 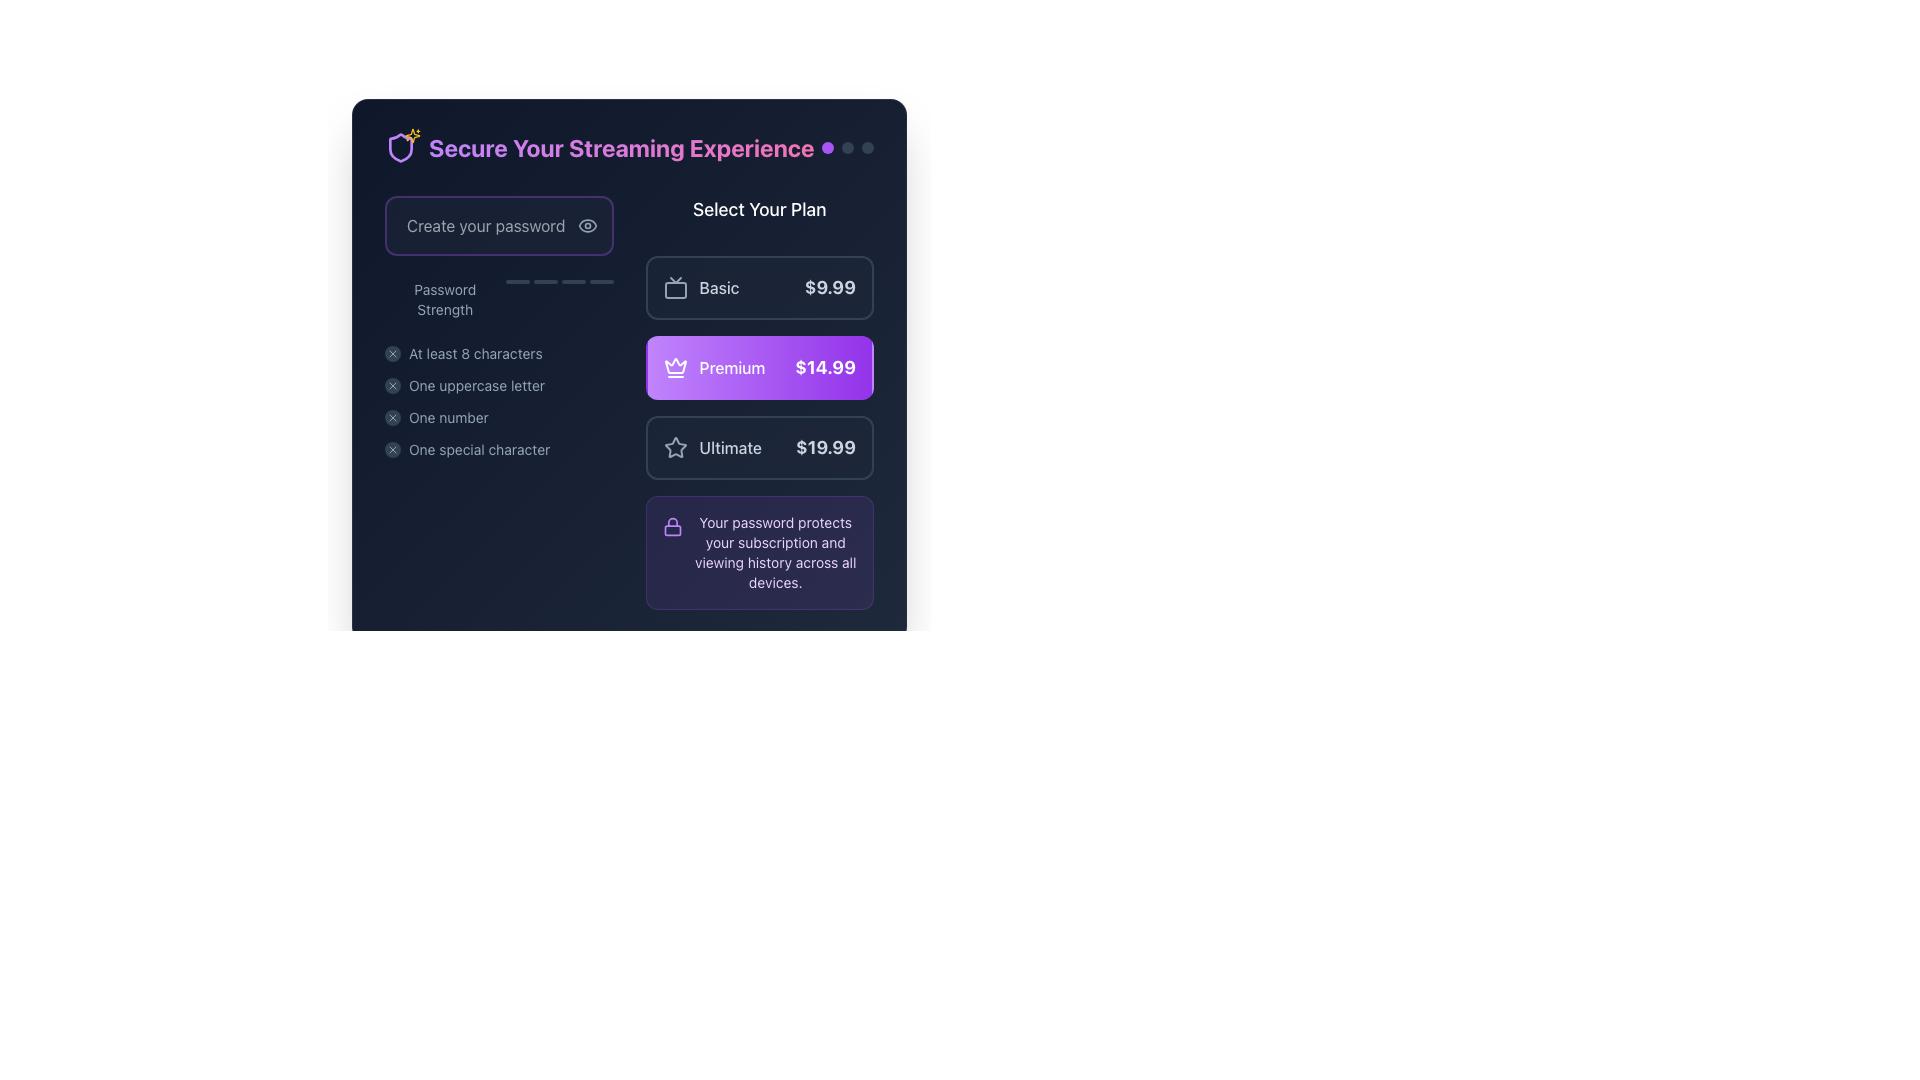 What do you see at coordinates (729, 446) in the screenshot?
I see `the 'Ultimate' pricing plan text label which is located in the pricing plan section, below the 'premium' plan and aligned with a star icon and price label` at bounding box center [729, 446].